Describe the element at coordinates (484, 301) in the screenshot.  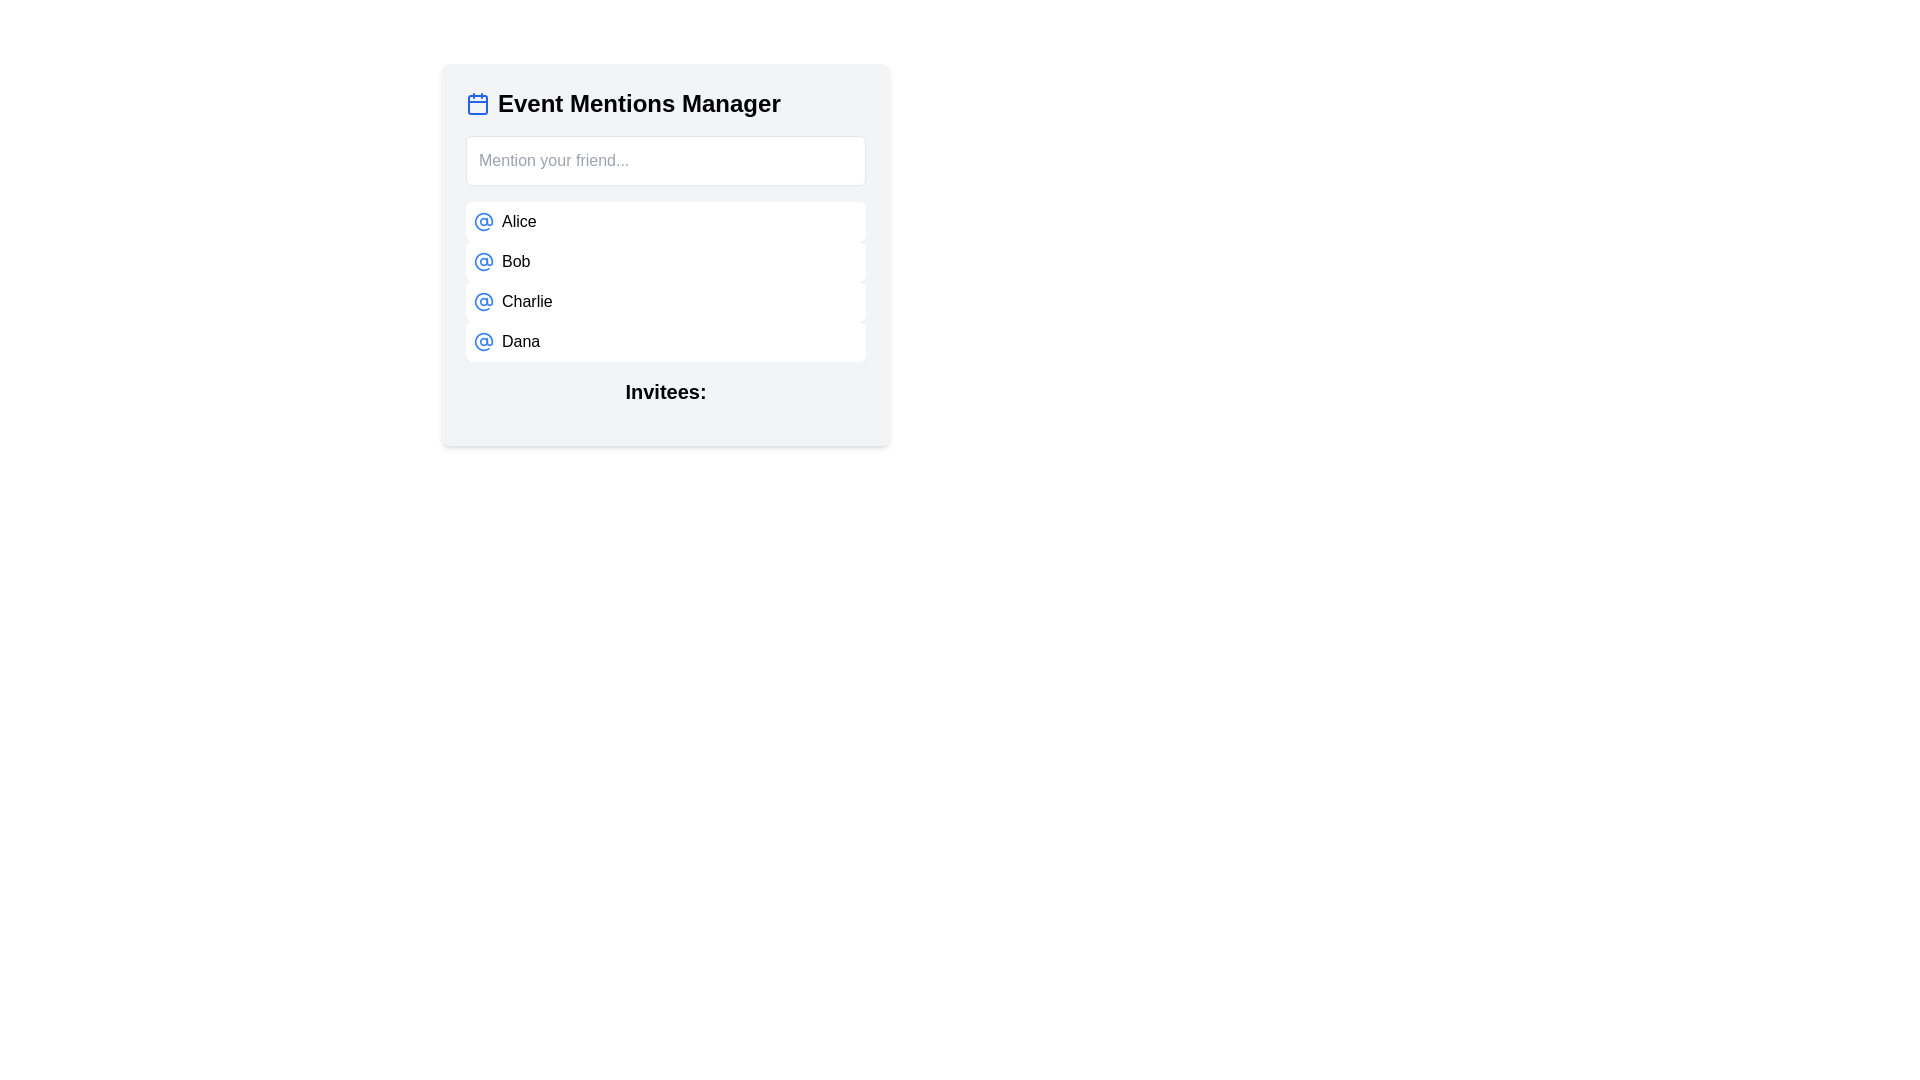
I see `the '@' icon styled in blue with a circular outline, located adjacent to the text 'Charlie' in the third position of the list` at that location.